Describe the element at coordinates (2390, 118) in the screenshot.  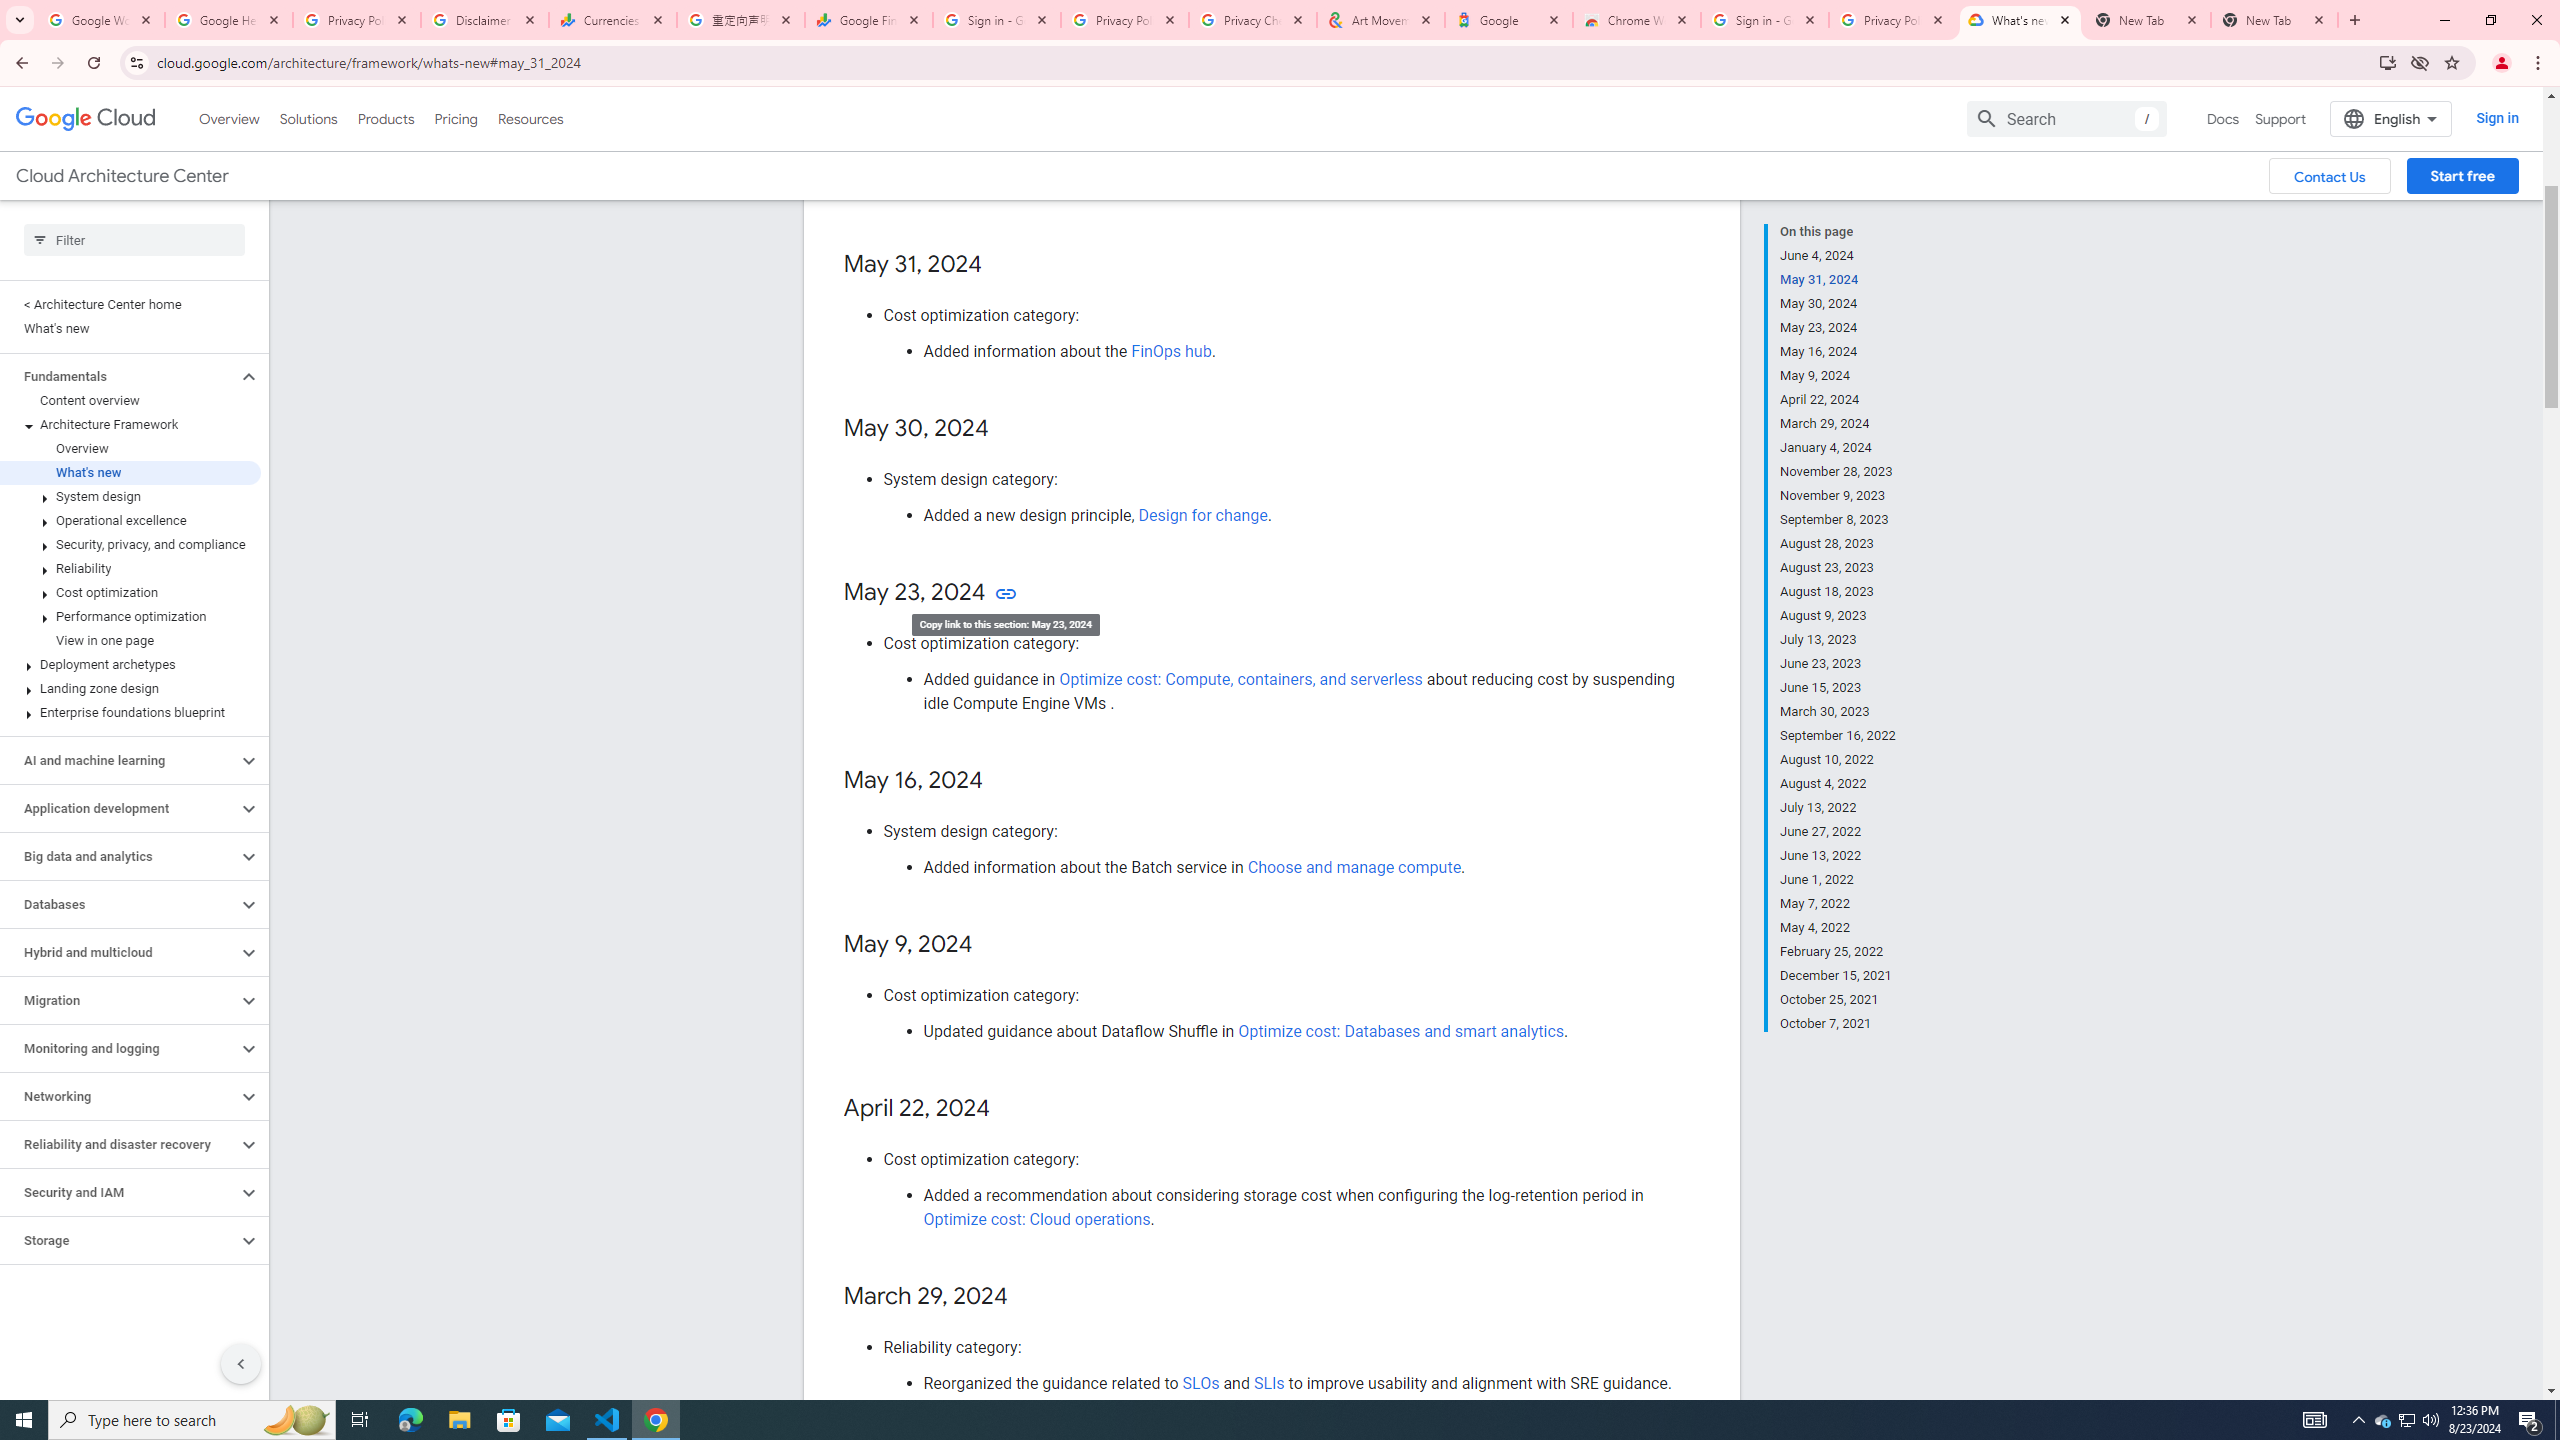
I see `'English'` at that location.